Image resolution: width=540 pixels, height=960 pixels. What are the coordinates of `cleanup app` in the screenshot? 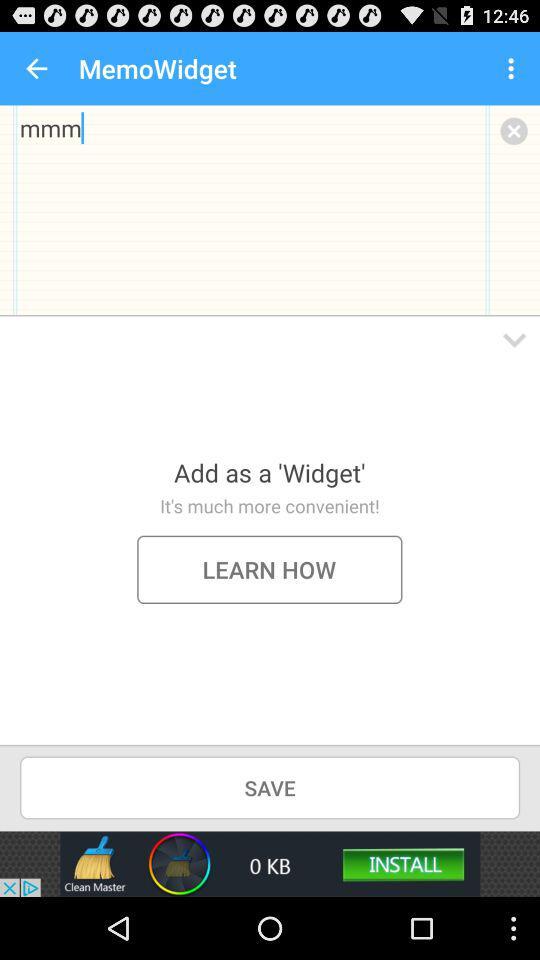 It's located at (270, 863).